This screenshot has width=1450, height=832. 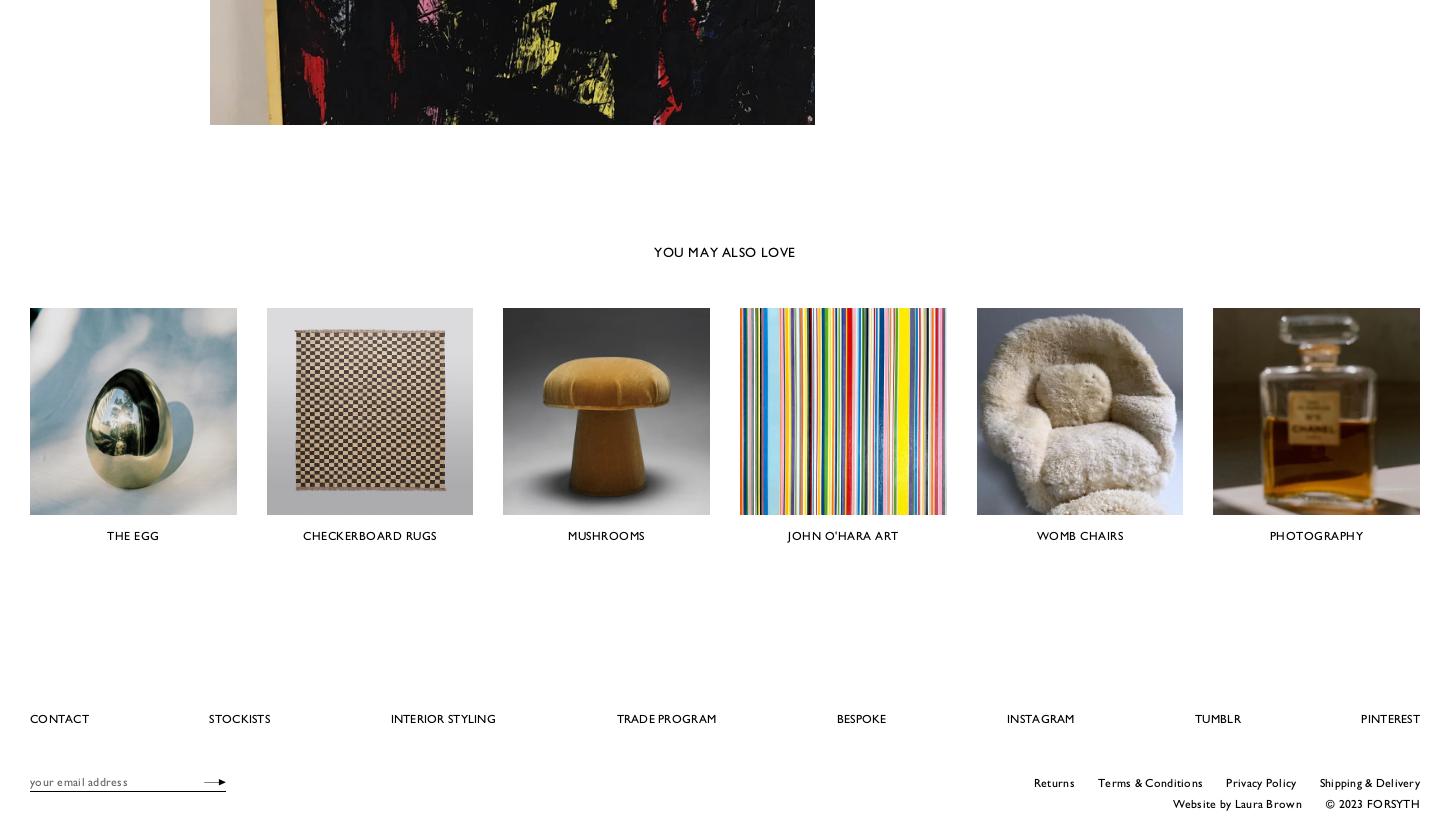 I want to click on 'Terms & Conditions', so click(x=1149, y=780).